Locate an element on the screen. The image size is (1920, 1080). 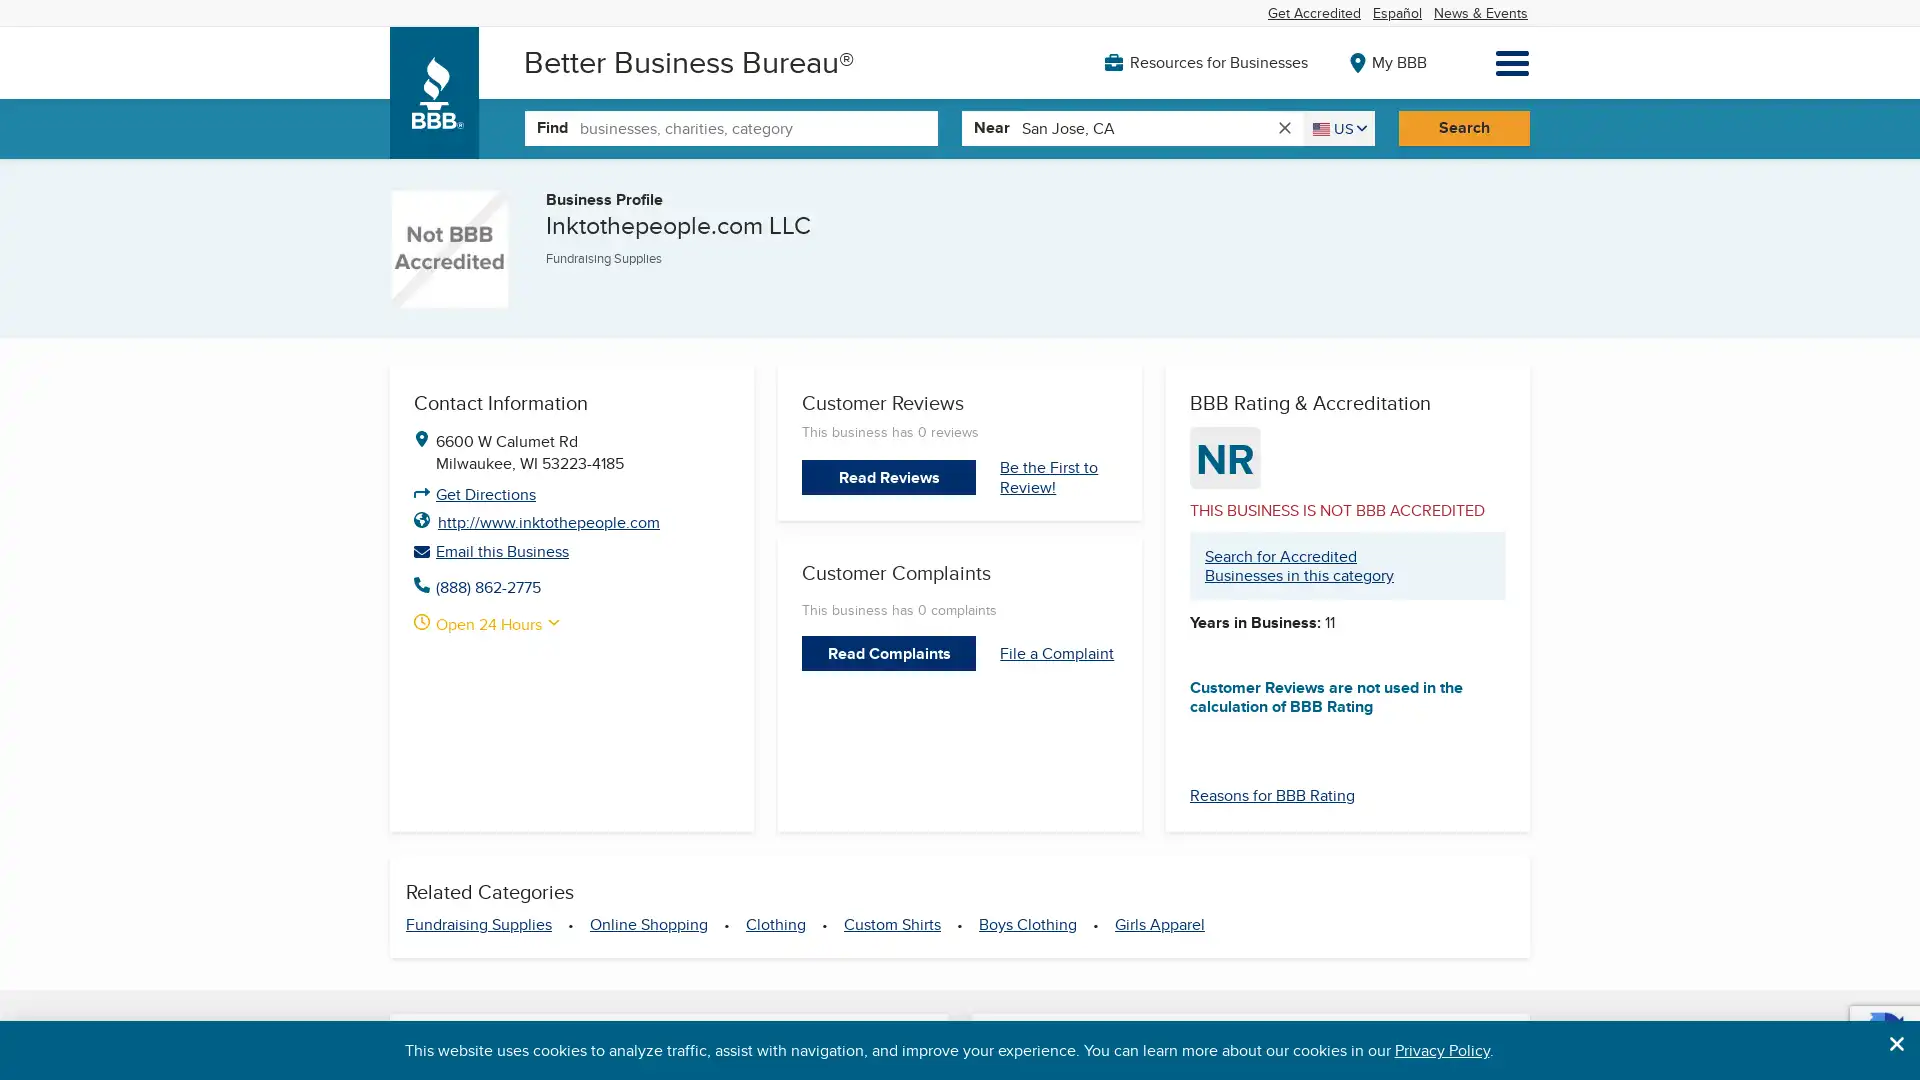
Get Directions is located at coordinates (485, 493).